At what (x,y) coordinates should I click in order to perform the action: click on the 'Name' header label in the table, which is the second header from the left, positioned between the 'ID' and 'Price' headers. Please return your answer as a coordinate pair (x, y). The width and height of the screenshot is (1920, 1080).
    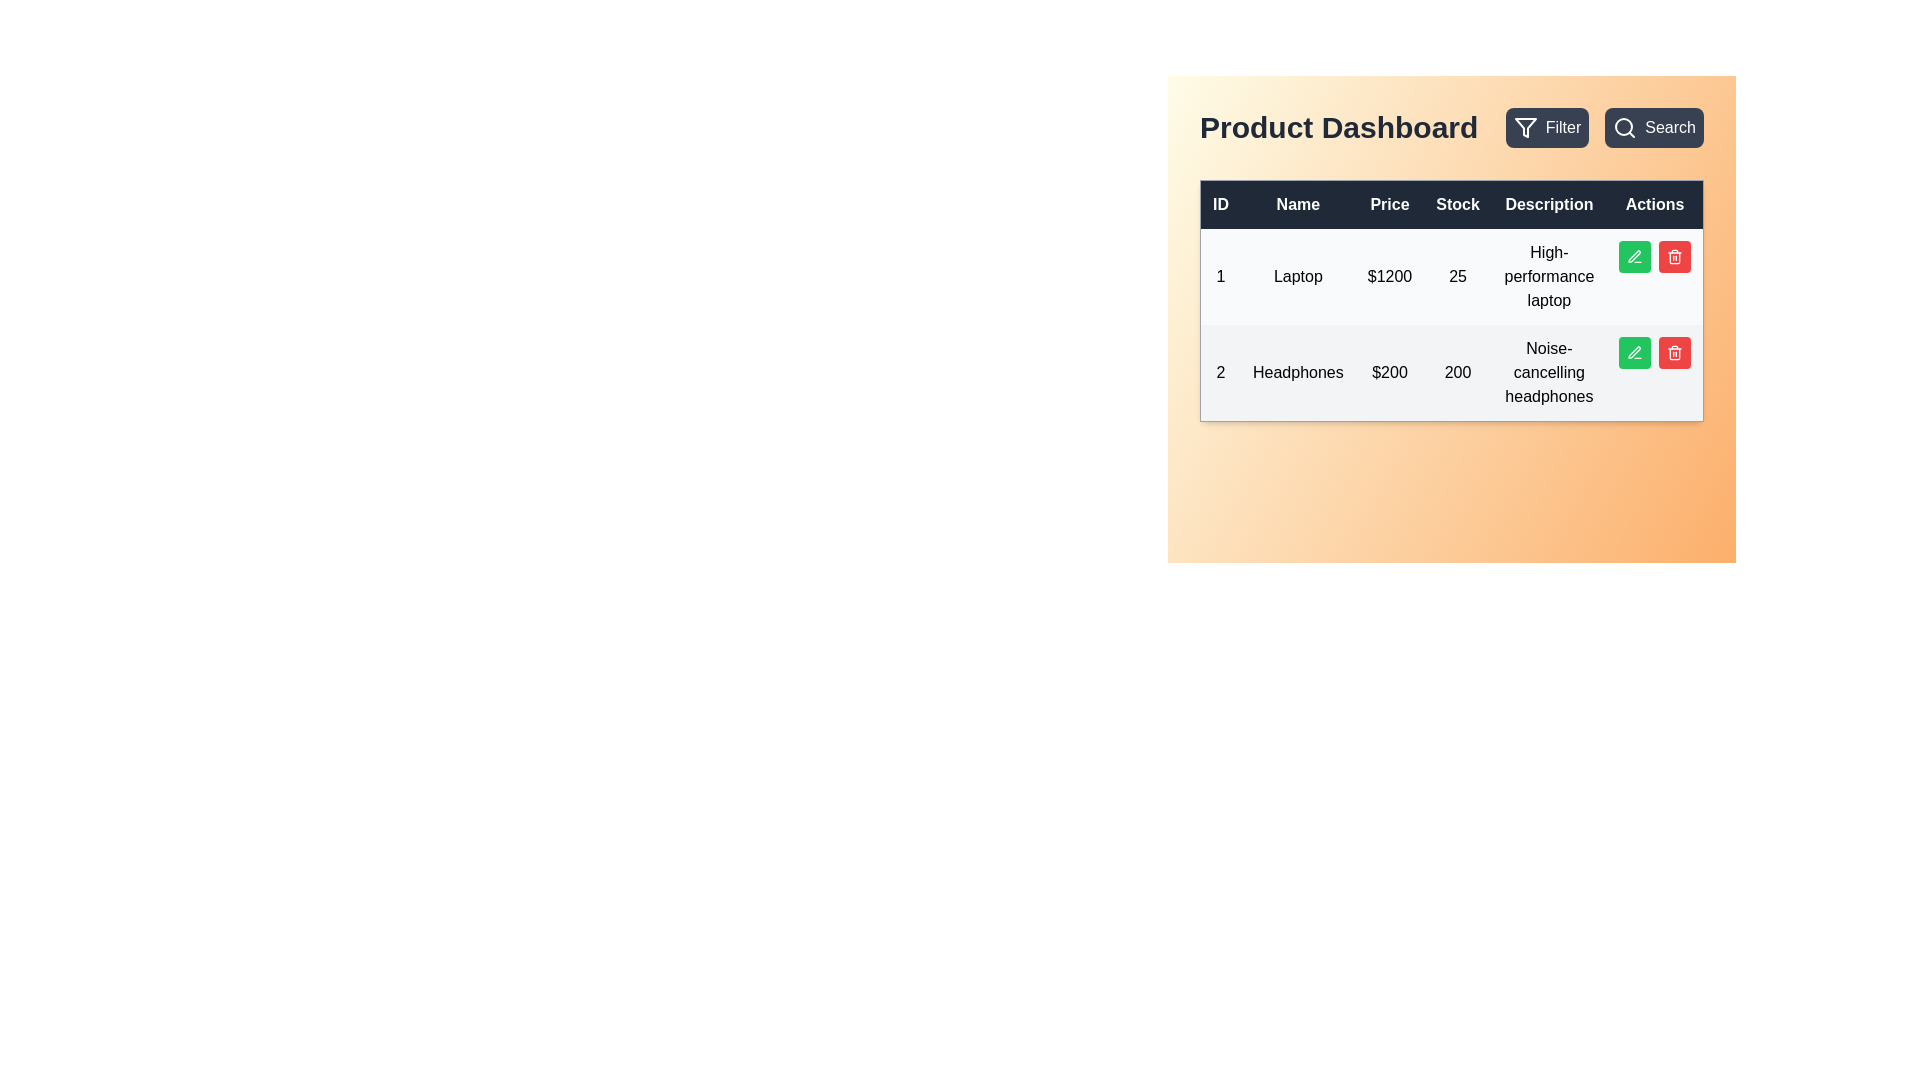
    Looking at the image, I should click on (1298, 204).